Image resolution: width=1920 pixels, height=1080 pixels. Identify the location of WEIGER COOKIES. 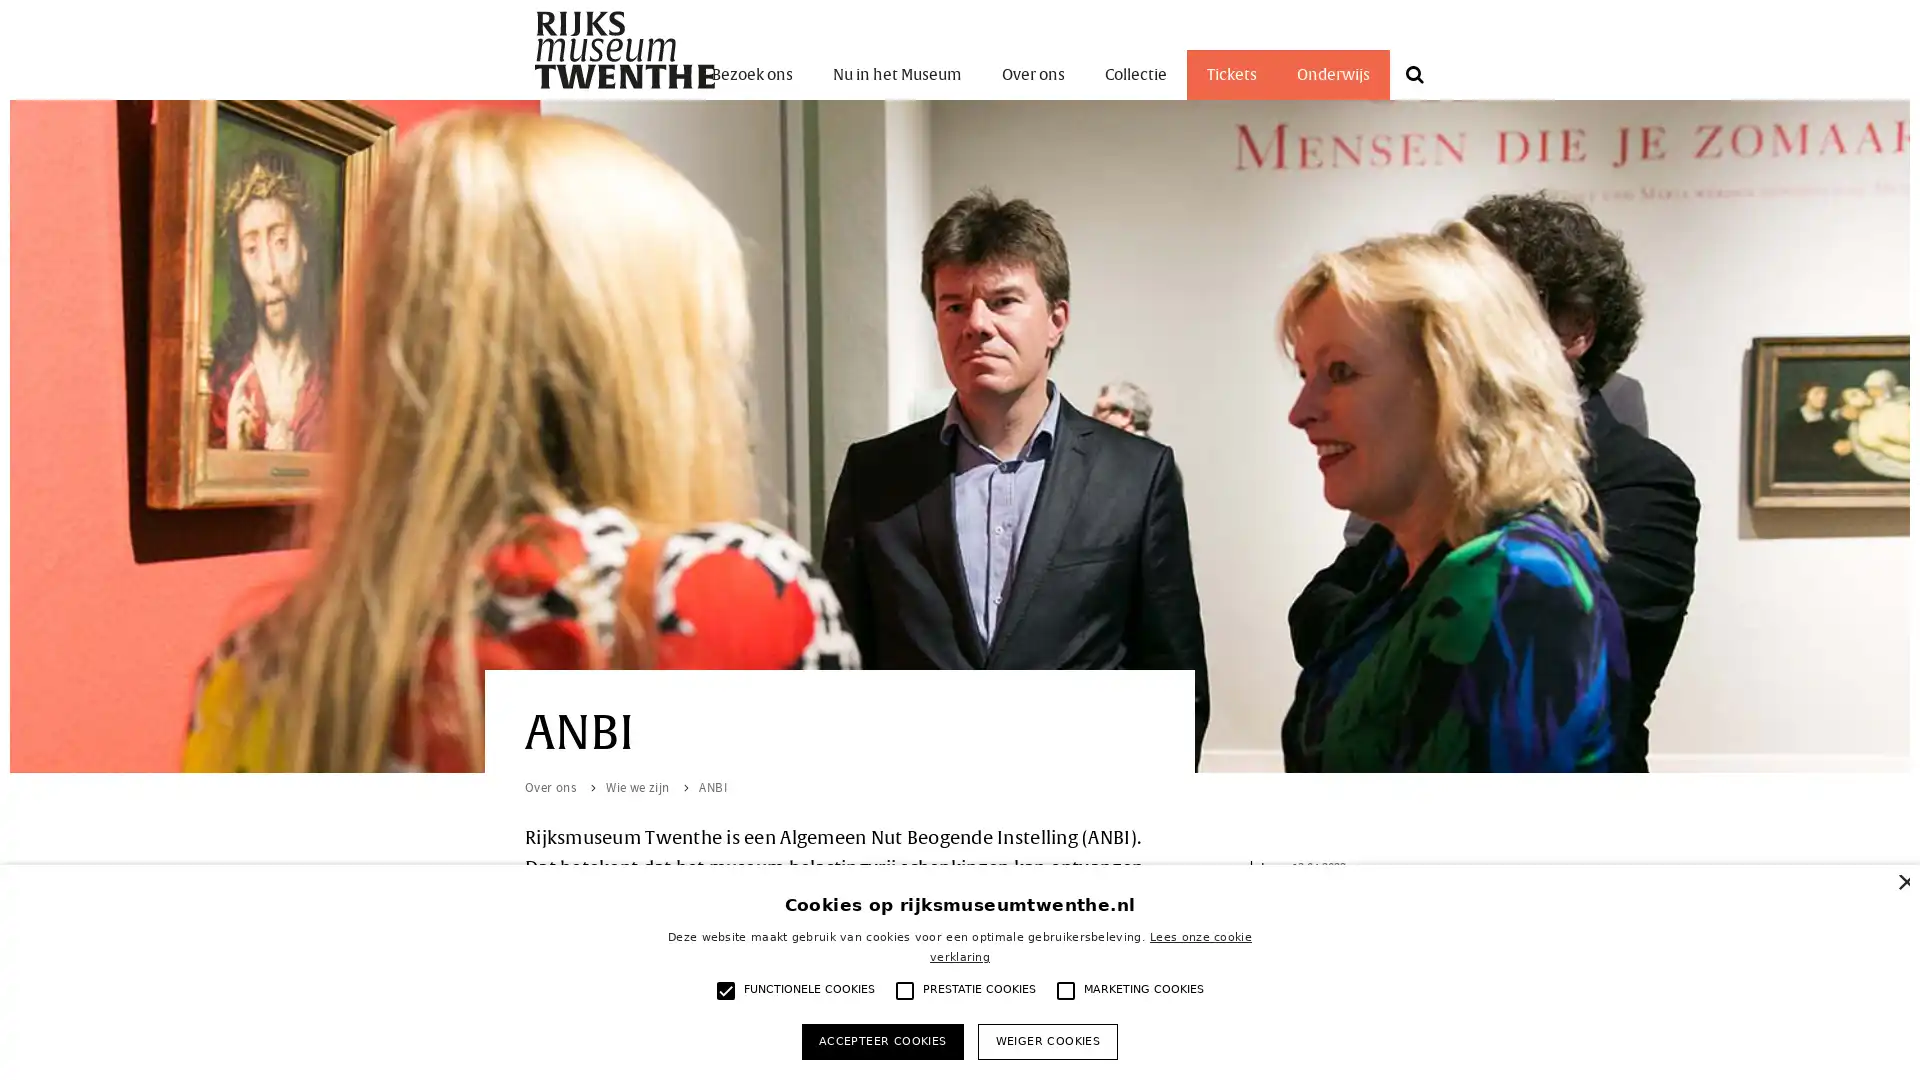
(1046, 1040).